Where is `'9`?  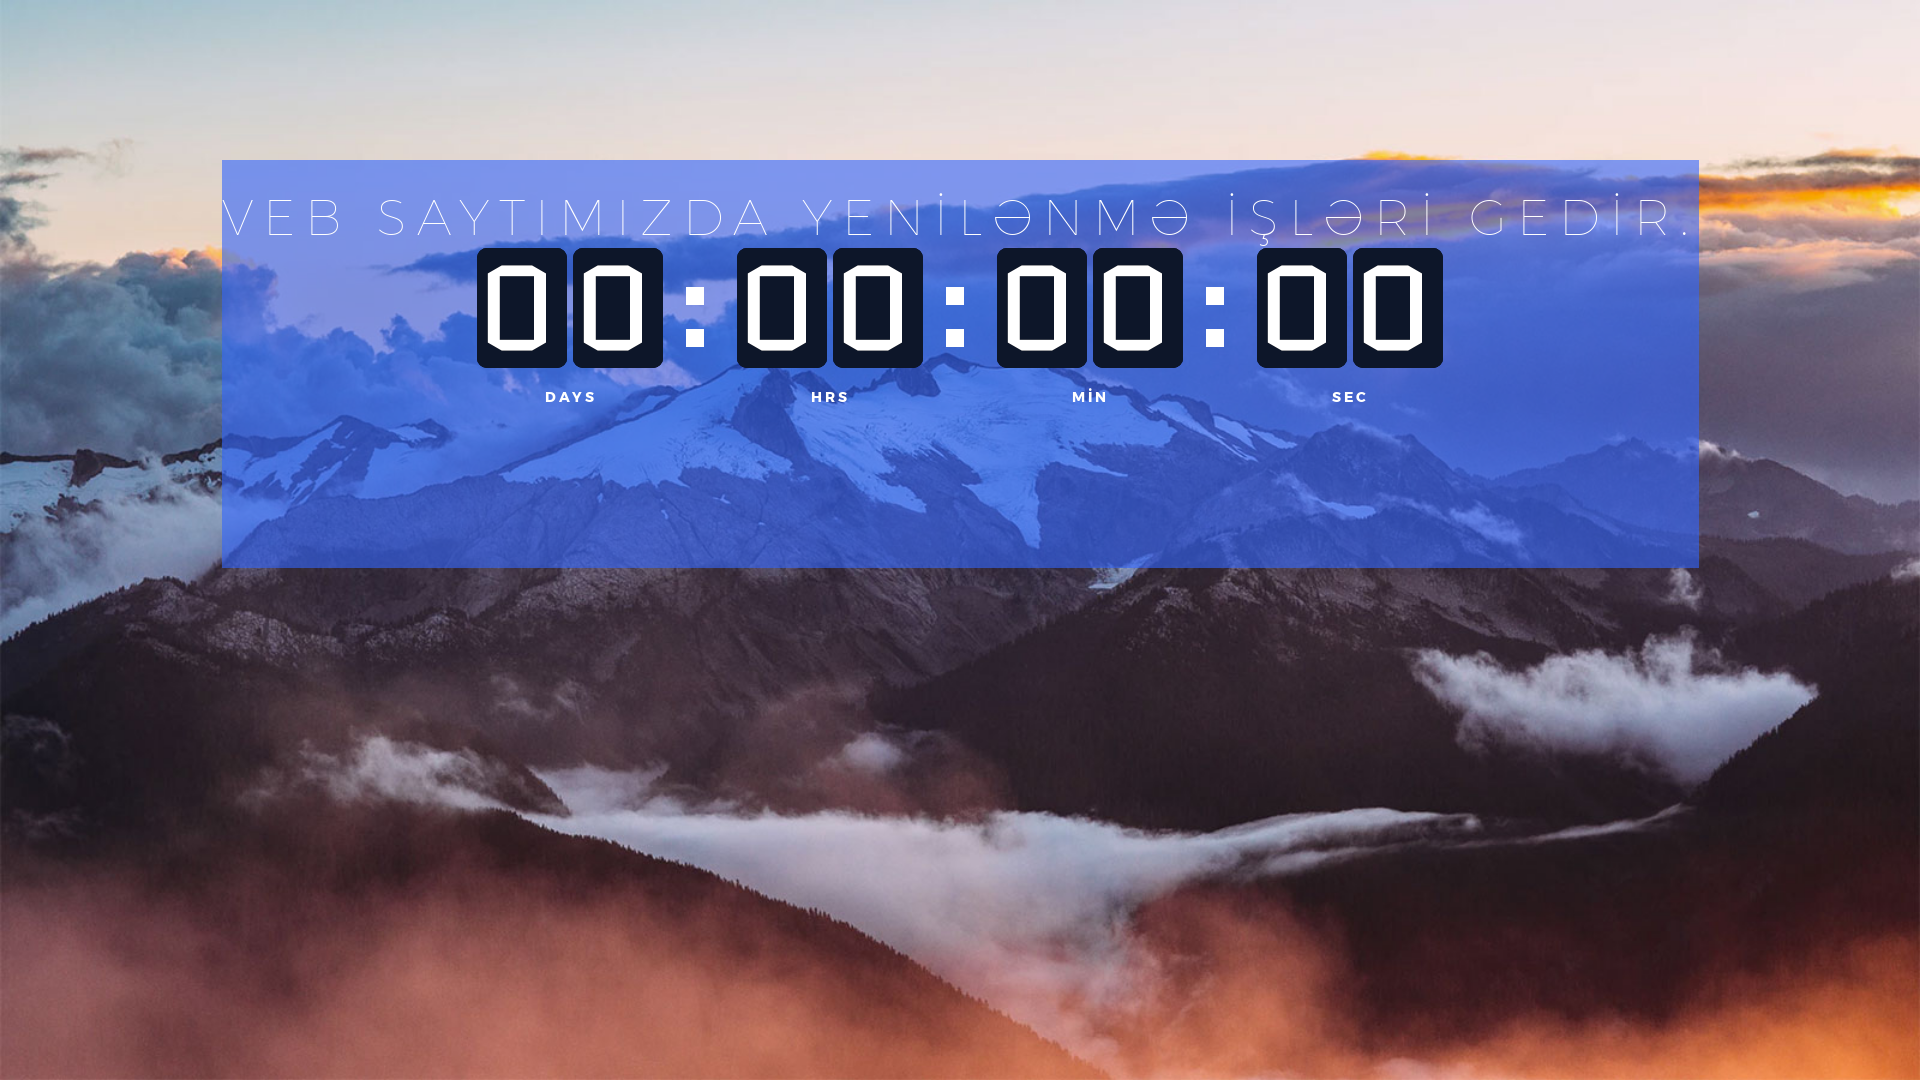
'9 is located at coordinates (522, 308).